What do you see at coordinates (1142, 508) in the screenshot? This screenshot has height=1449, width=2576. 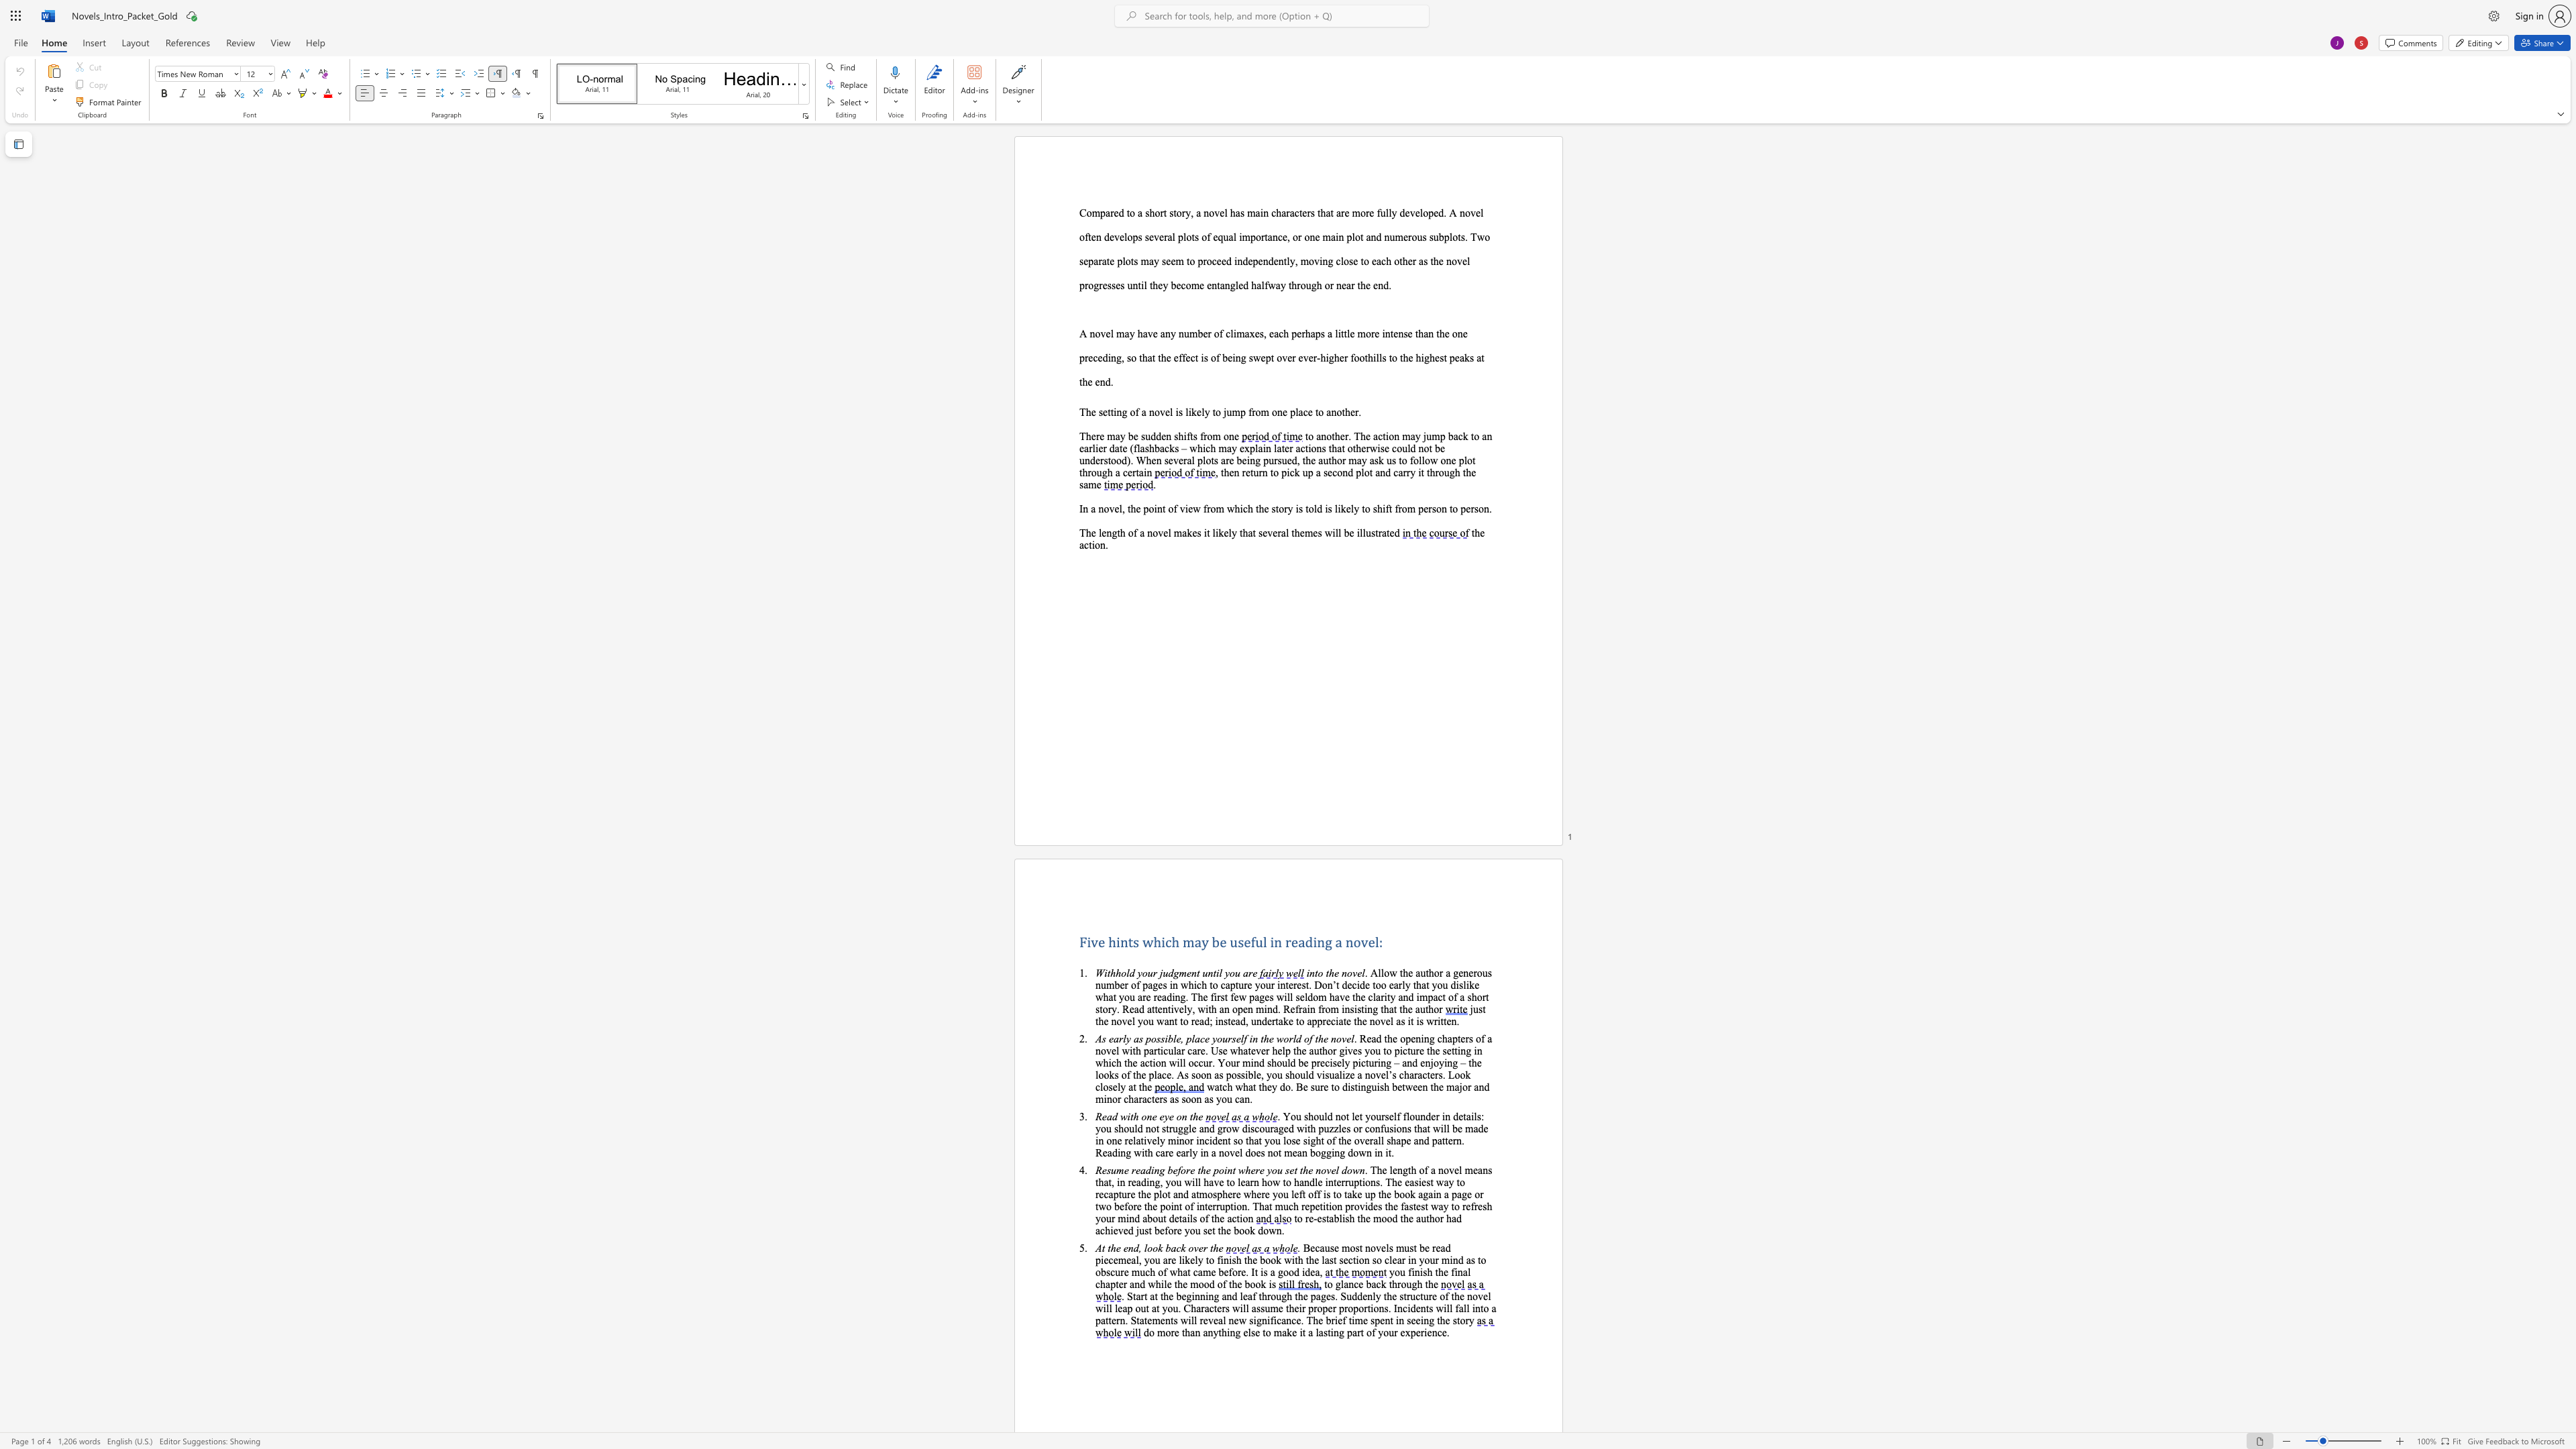 I see `the subset text "point of view from which the story is told i" within the text "In a novel, the point of view from which the story is told is likely to shift from person to person."` at bounding box center [1142, 508].